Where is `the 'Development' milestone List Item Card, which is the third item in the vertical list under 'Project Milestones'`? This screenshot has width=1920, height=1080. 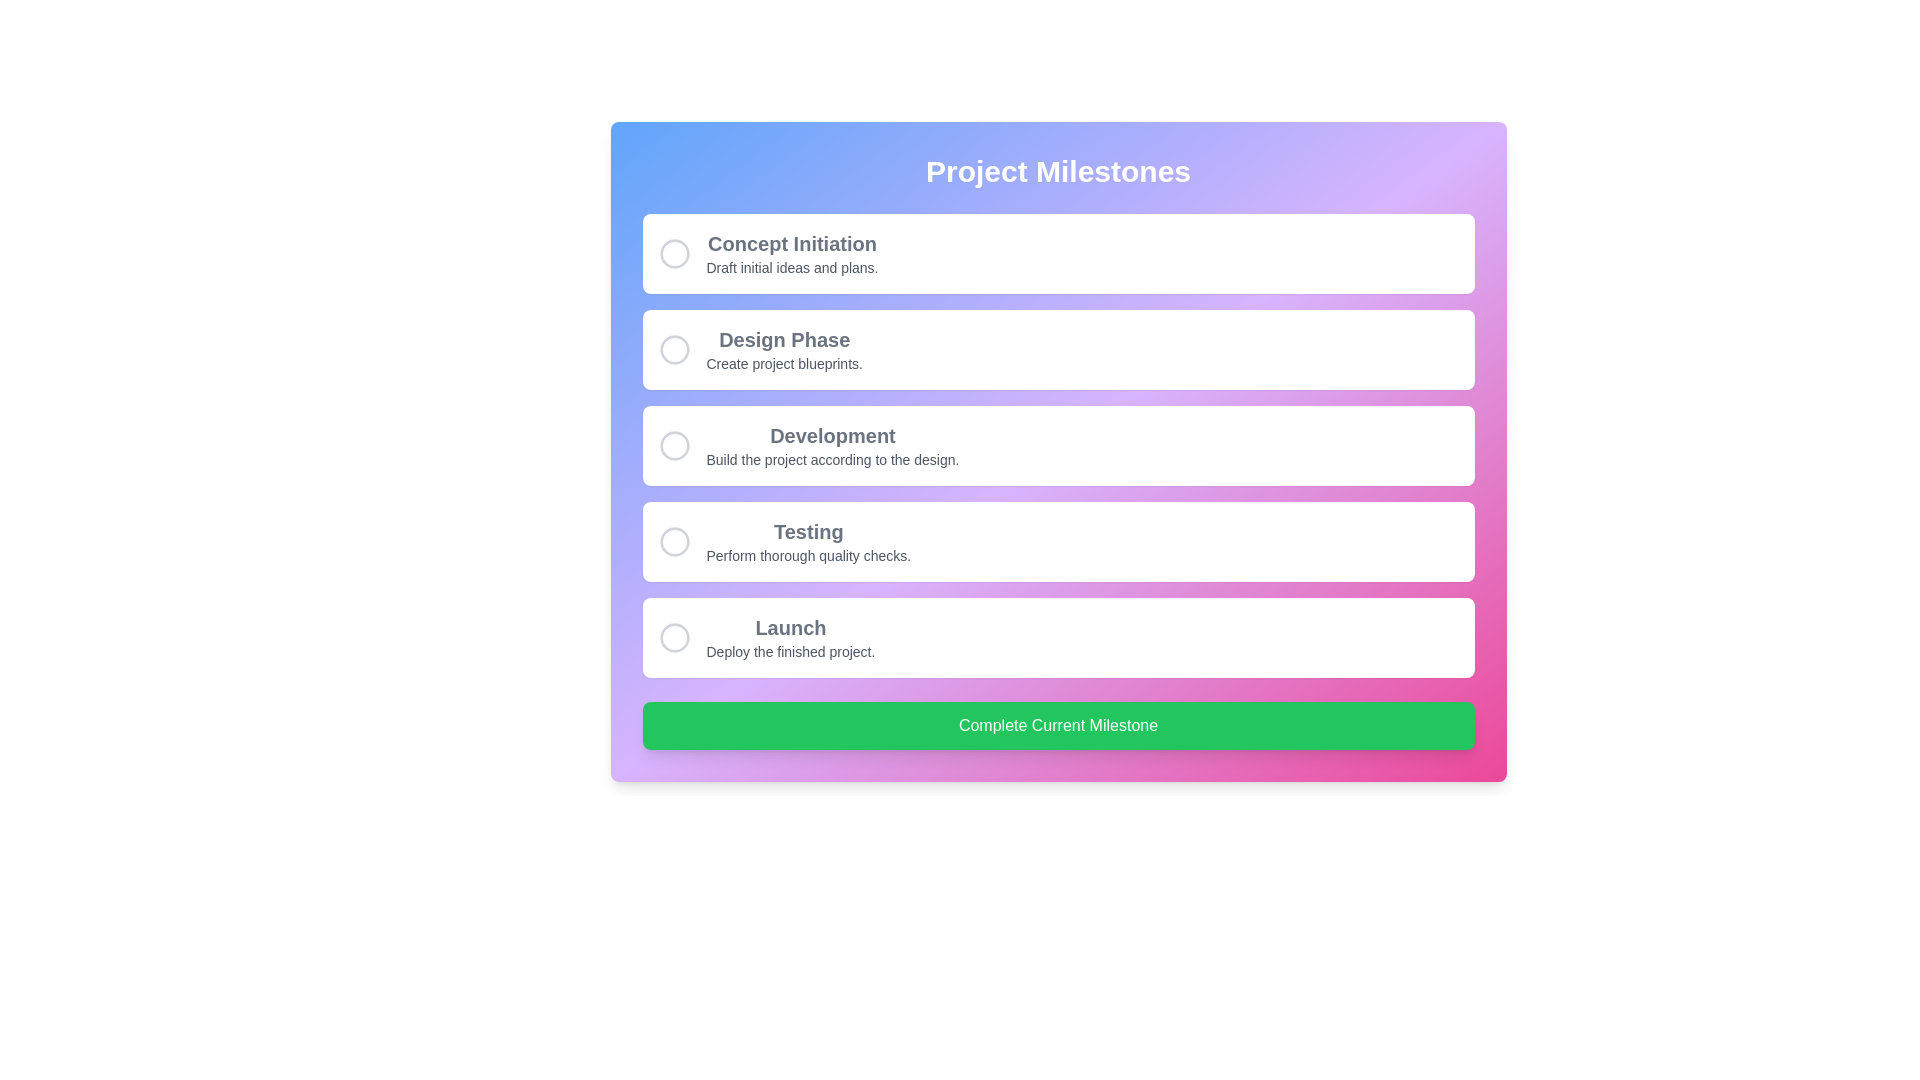 the 'Development' milestone List Item Card, which is the third item in the vertical list under 'Project Milestones' is located at coordinates (1057, 445).